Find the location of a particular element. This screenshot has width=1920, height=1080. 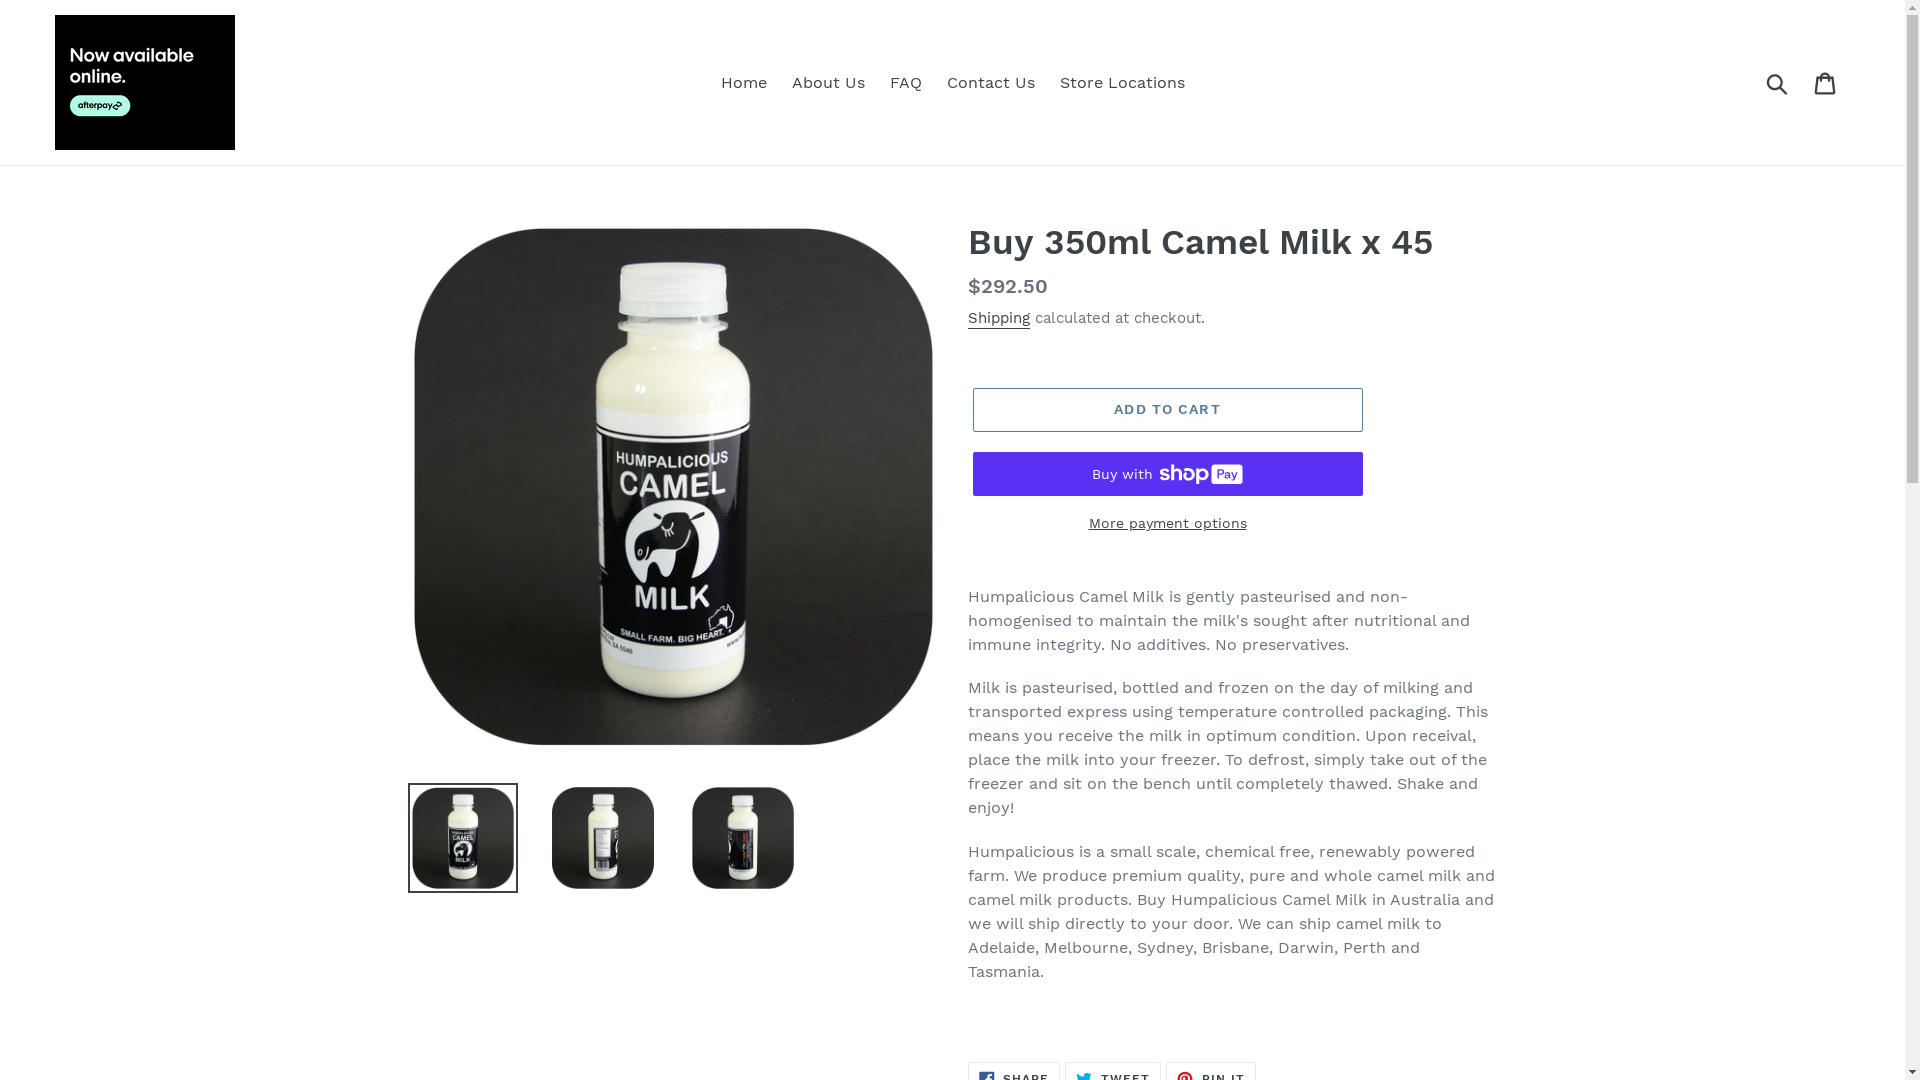

'Home' is located at coordinates (742, 82).